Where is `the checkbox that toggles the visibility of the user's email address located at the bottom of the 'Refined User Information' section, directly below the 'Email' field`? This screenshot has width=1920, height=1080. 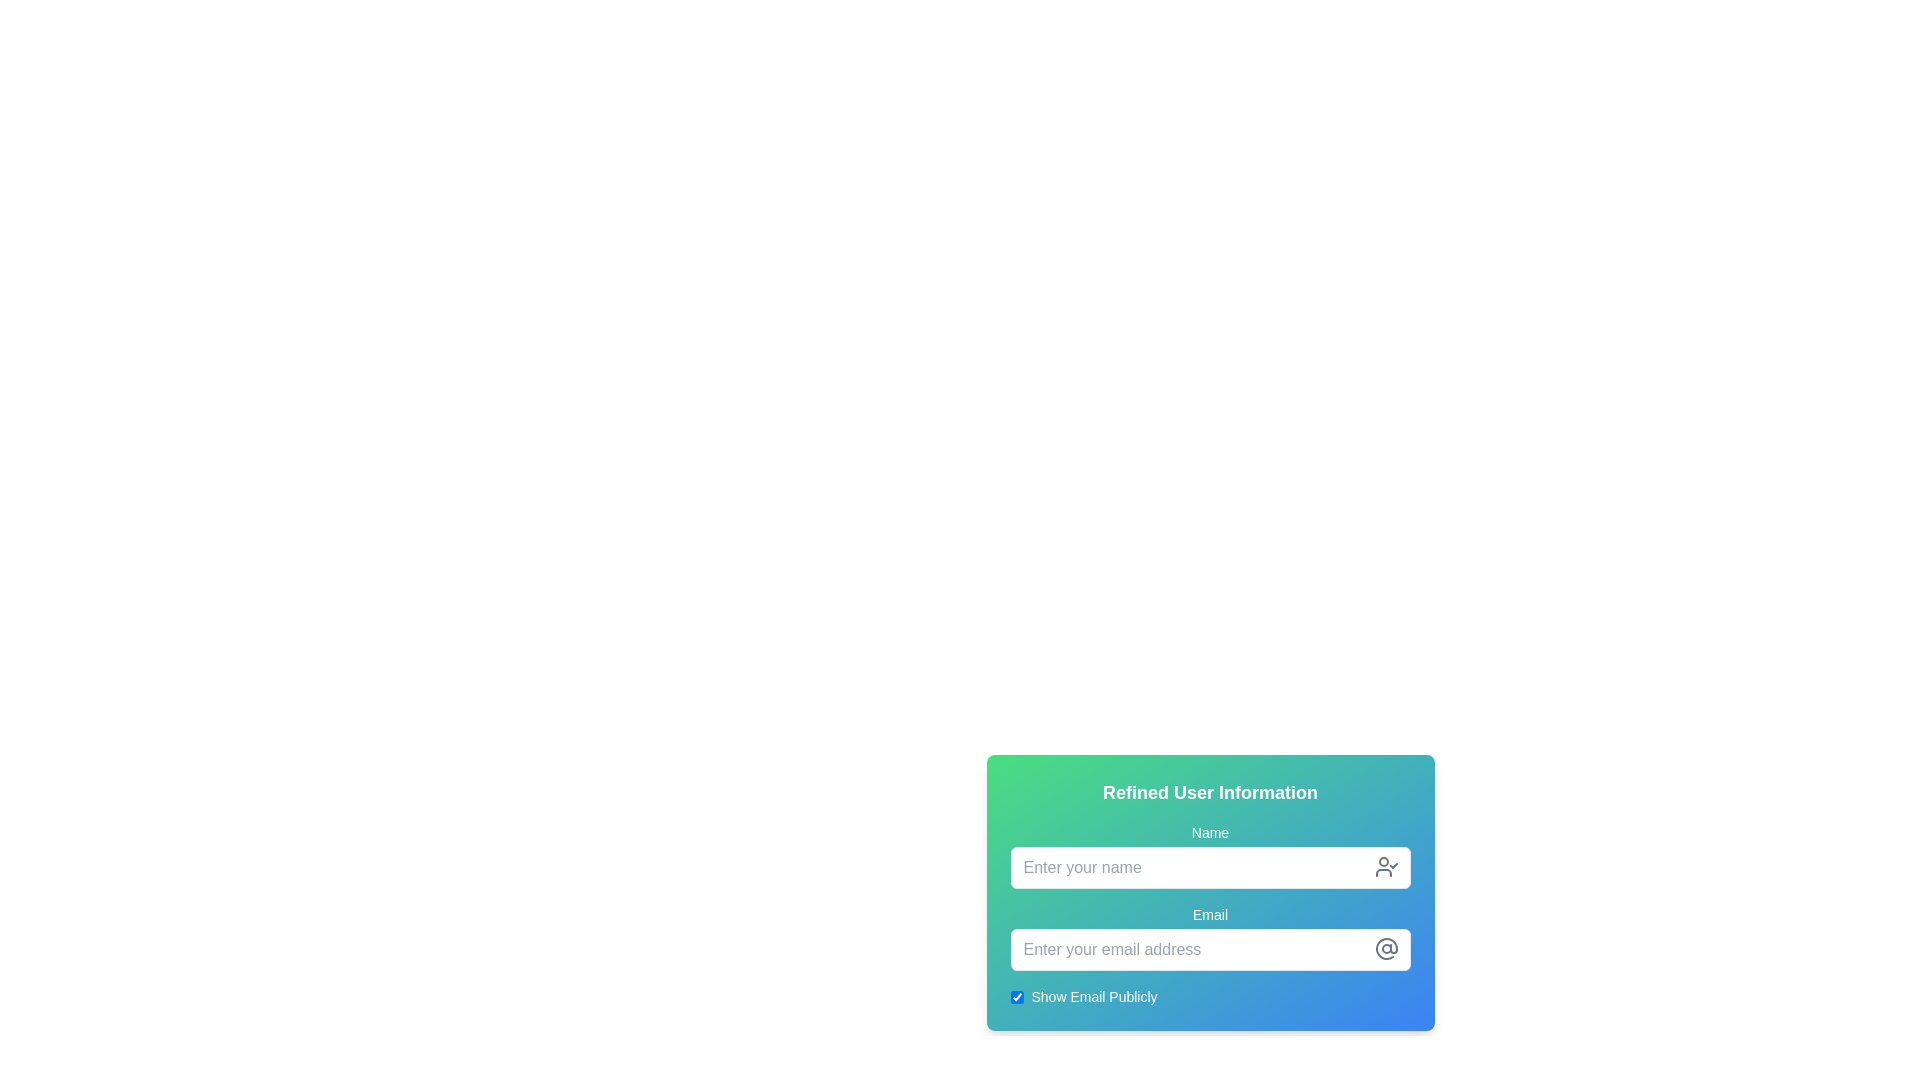
the checkbox that toggles the visibility of the user's email address located at the bottom of the 'Refined User Information' section, directly below the 'Email' field is located at coordinates (1209, 996).